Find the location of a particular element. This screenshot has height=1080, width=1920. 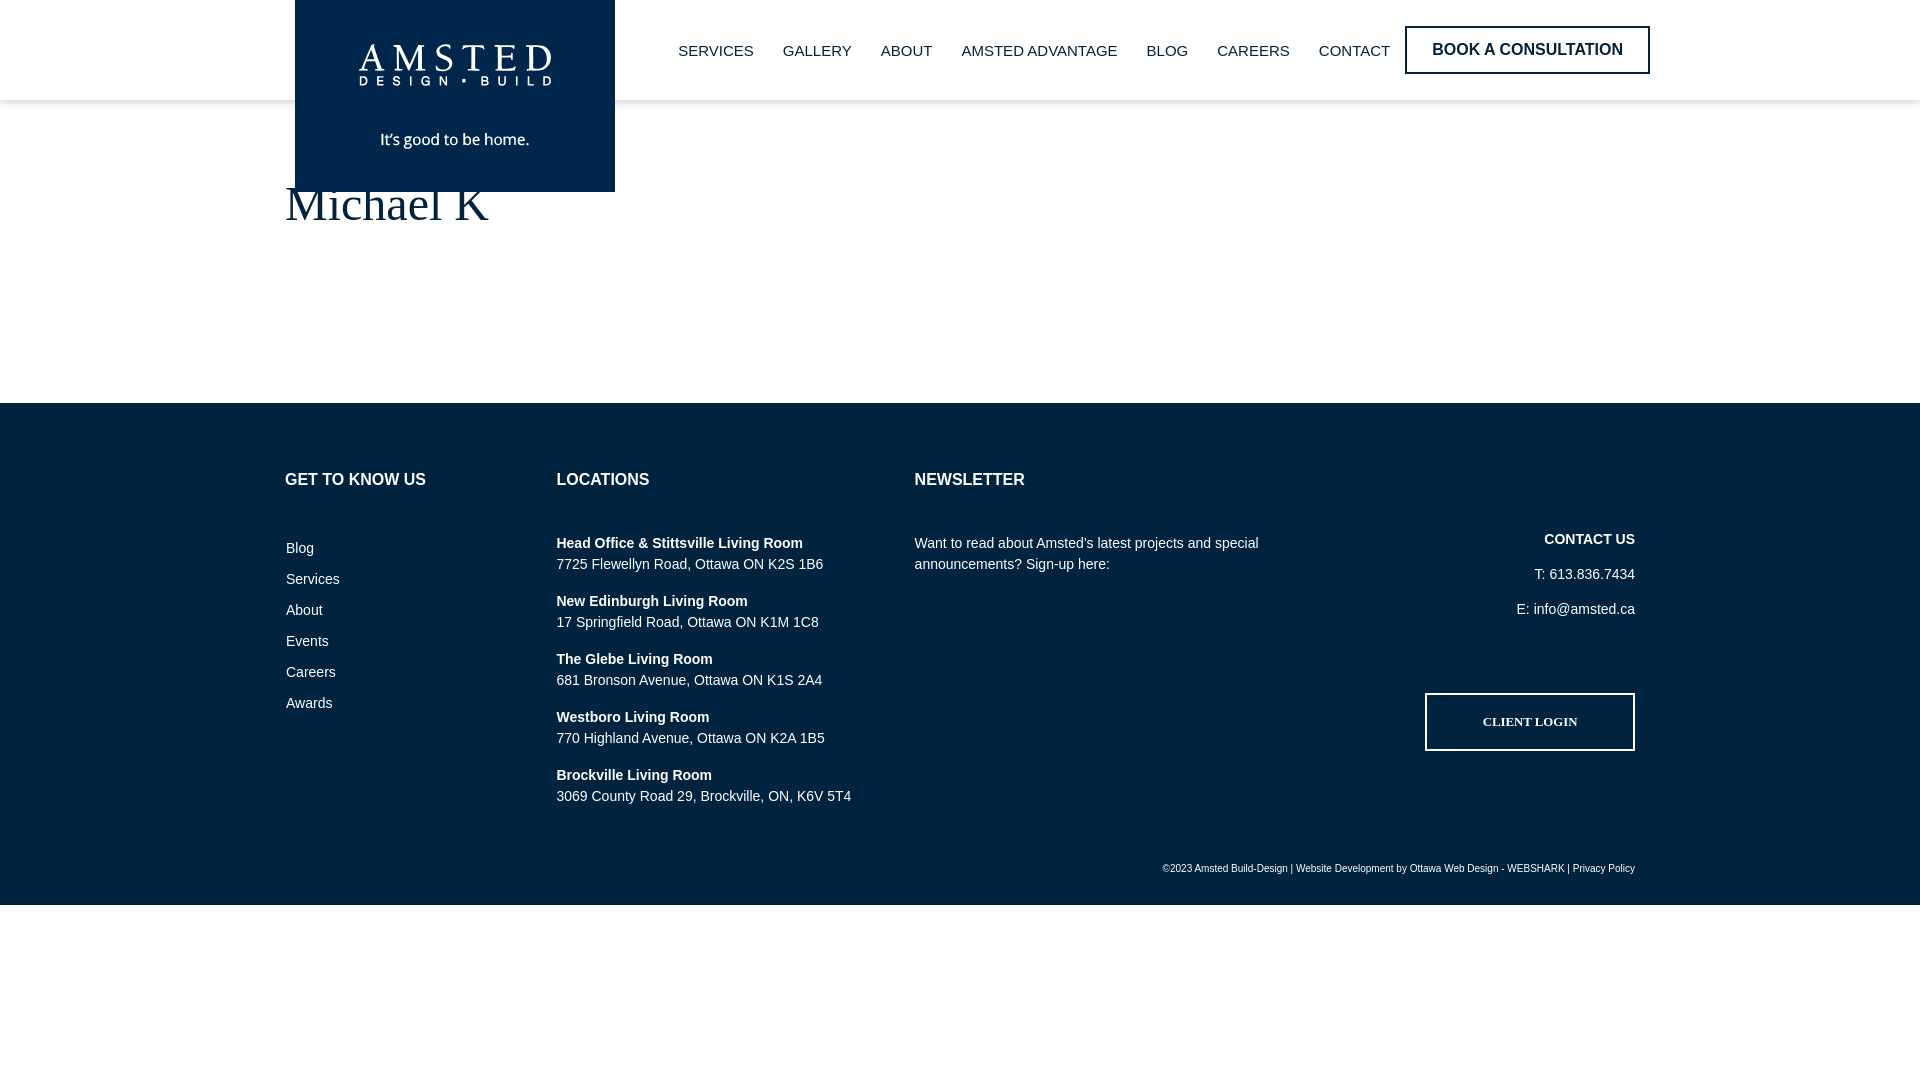

'SERVICES' is located at coordinates (715, 48).